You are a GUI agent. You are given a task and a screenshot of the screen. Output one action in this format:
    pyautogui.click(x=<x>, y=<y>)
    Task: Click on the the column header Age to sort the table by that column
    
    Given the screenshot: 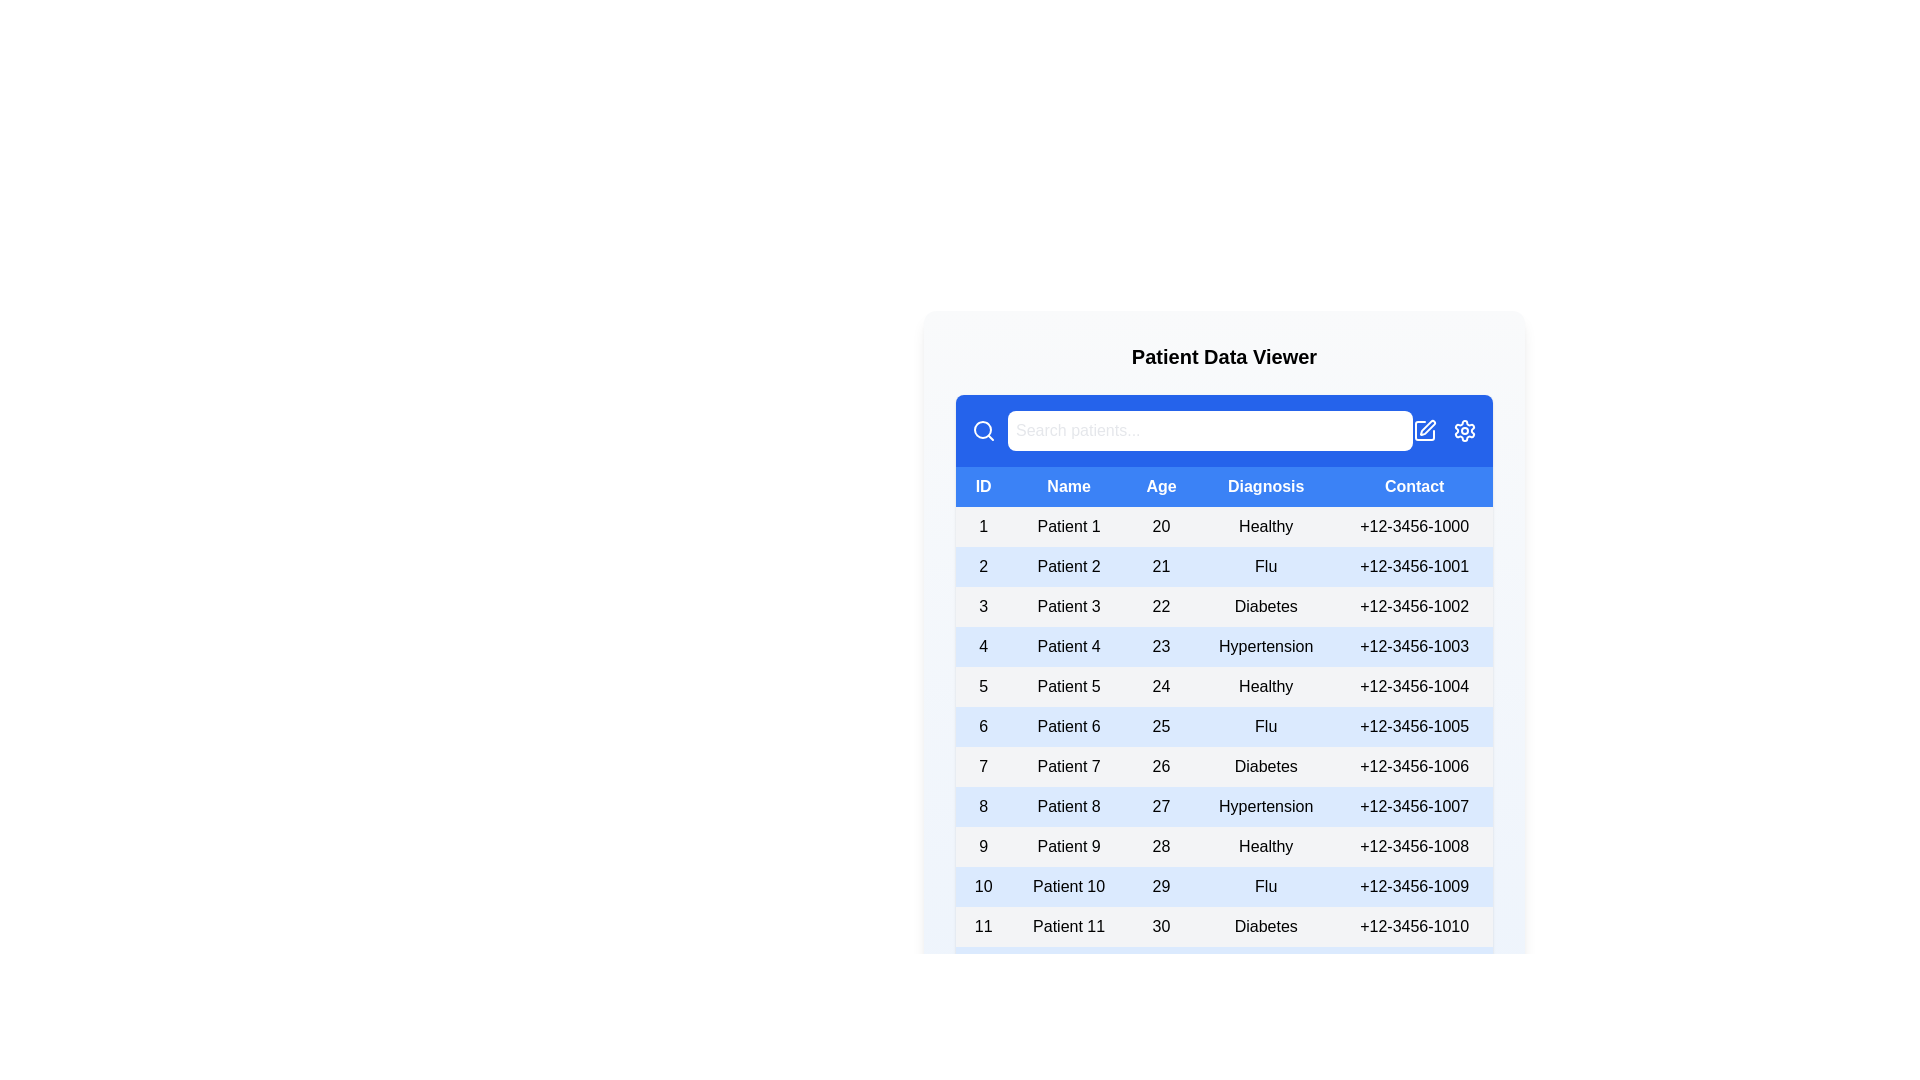 What is the action you would take?
    pyautogui.click(x=1161, y=486)
    